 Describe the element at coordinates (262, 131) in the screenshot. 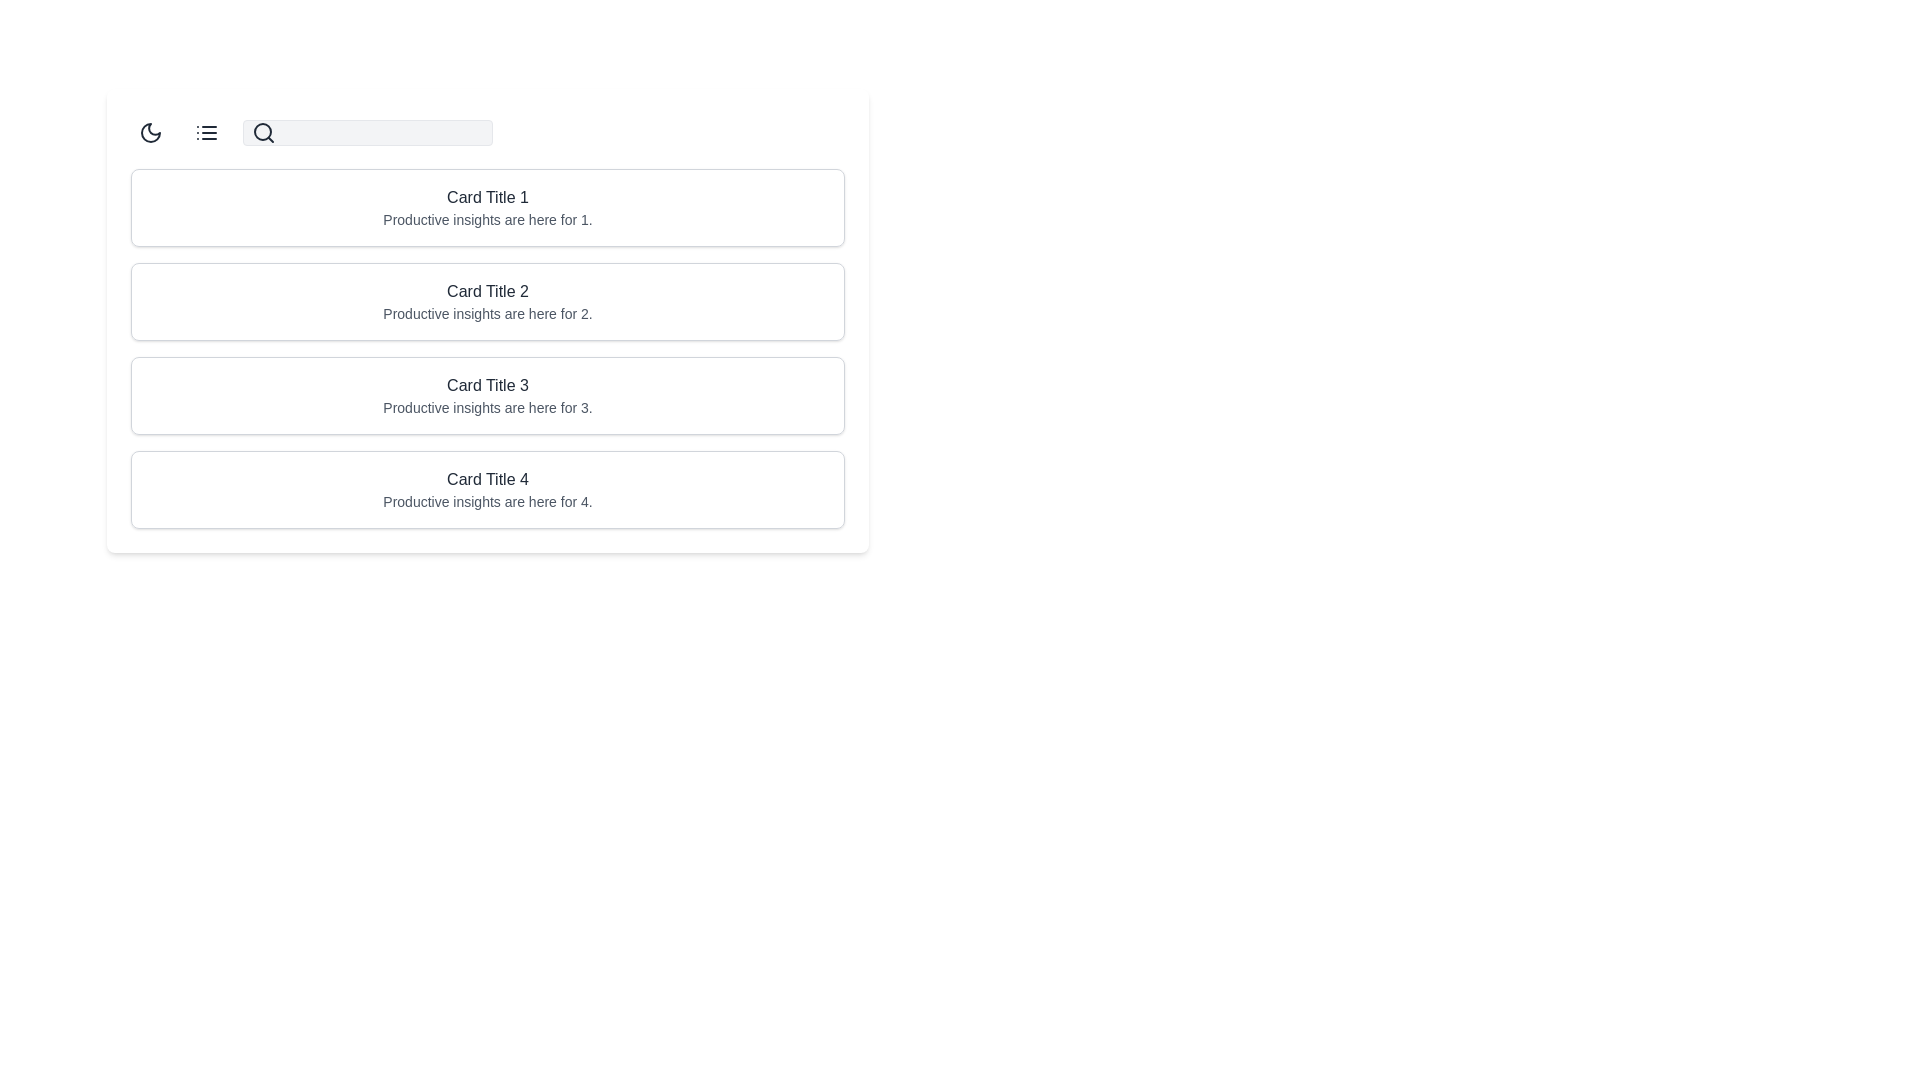

I see `the circular shape of the search icon located in the first toolbar at the top right of the page` at that location.